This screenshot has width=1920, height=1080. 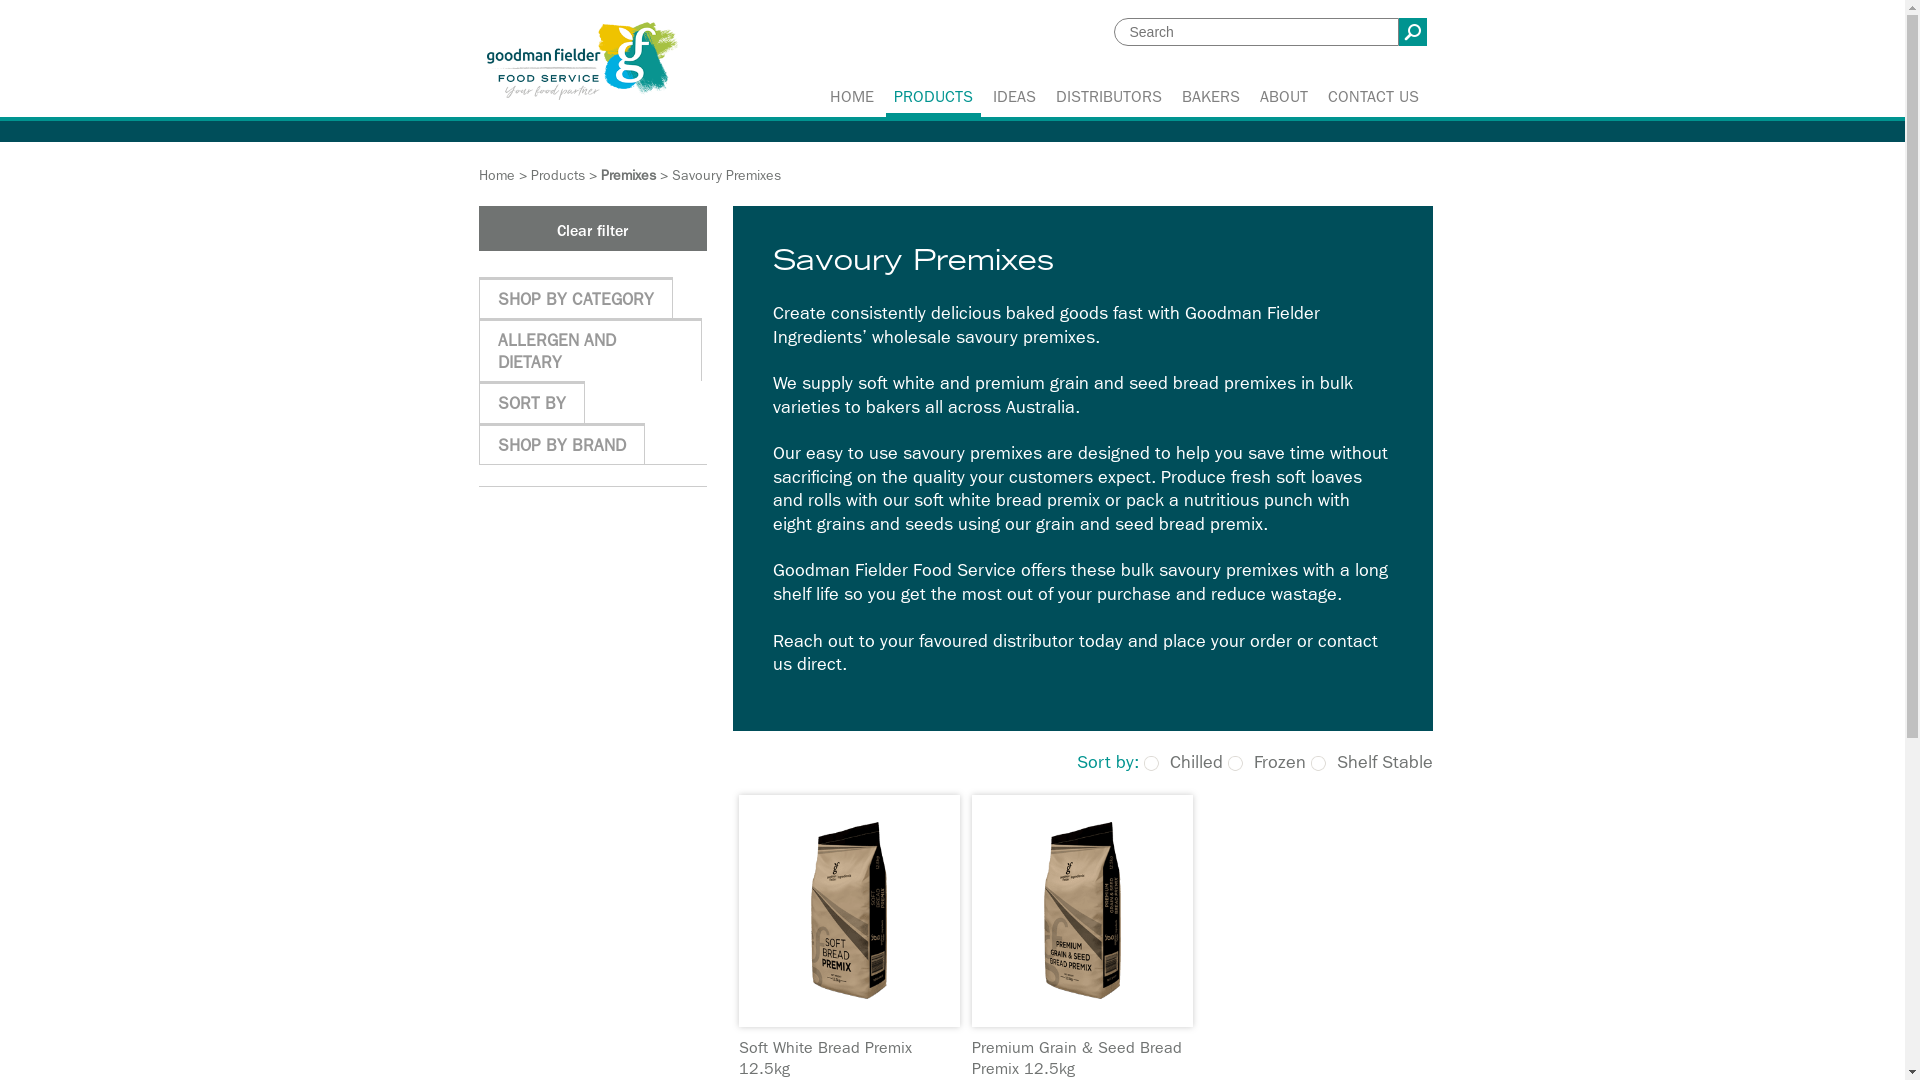 What do you see at coordinates (1371, 97) in the screenshot?
I see `'CONTACT US'` at bounding box center [1371, 97].